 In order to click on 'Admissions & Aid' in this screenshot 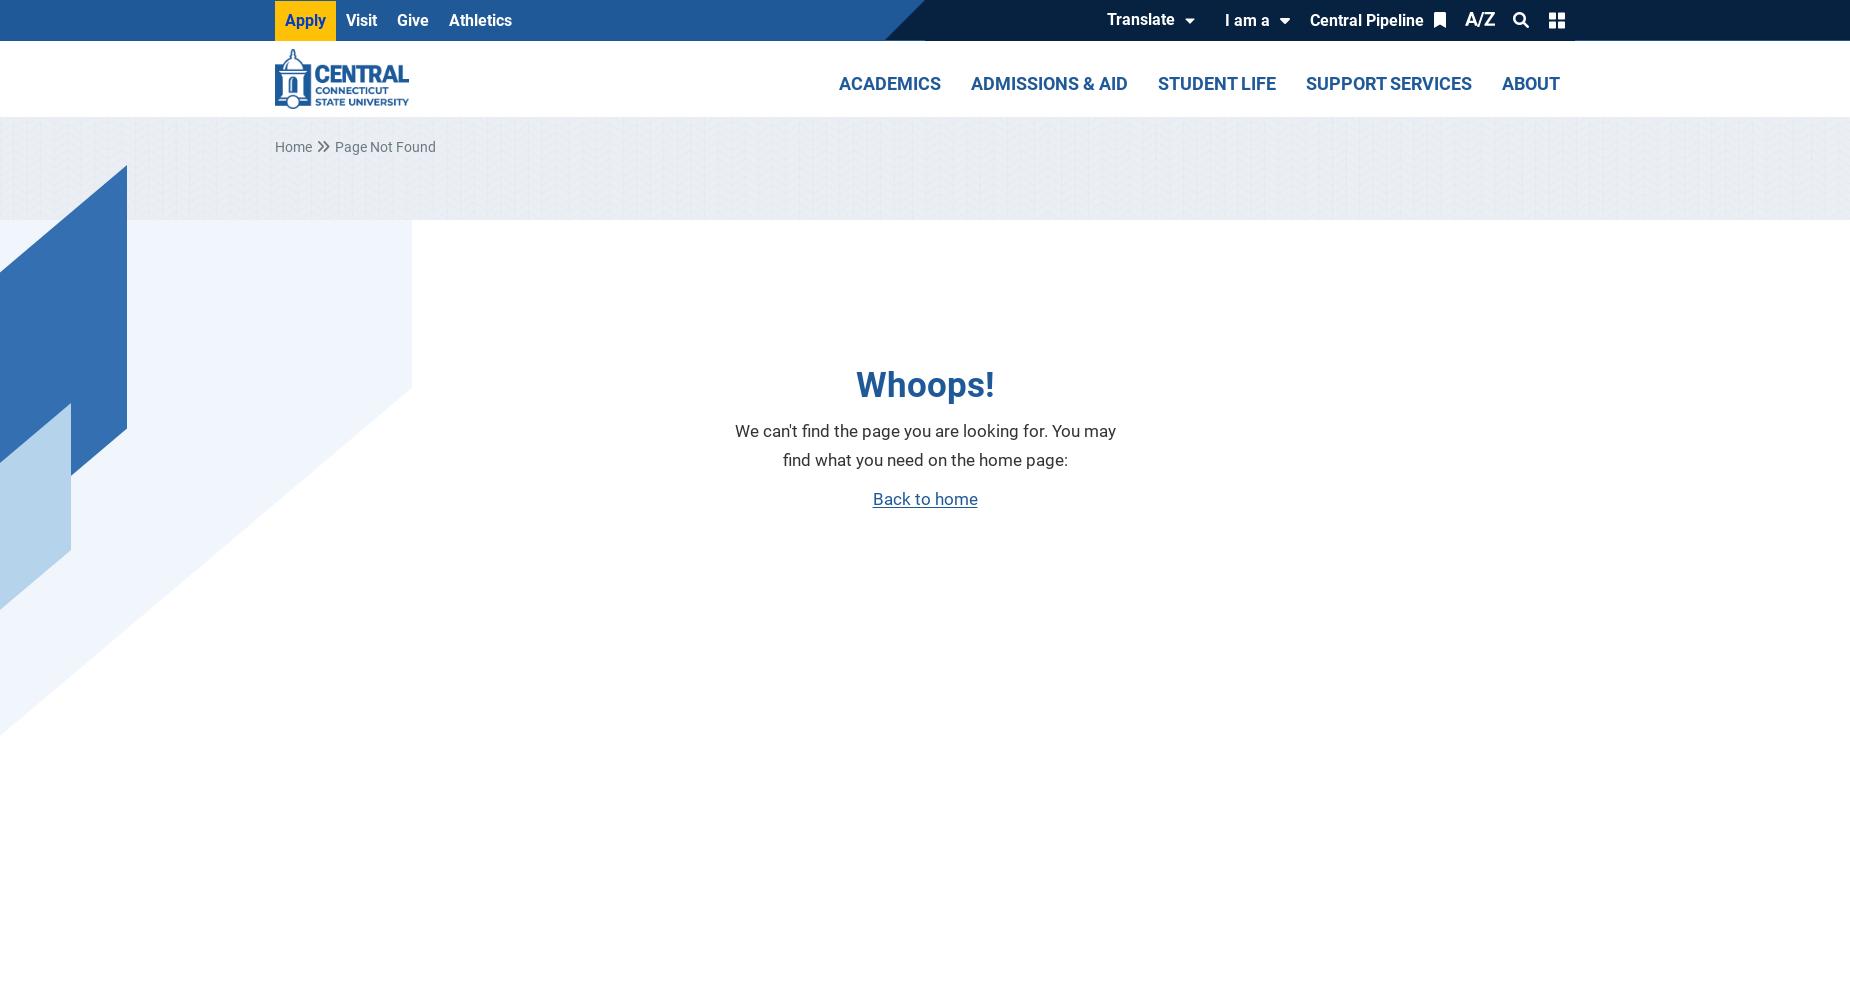, I will do `click(1048, 82)`.